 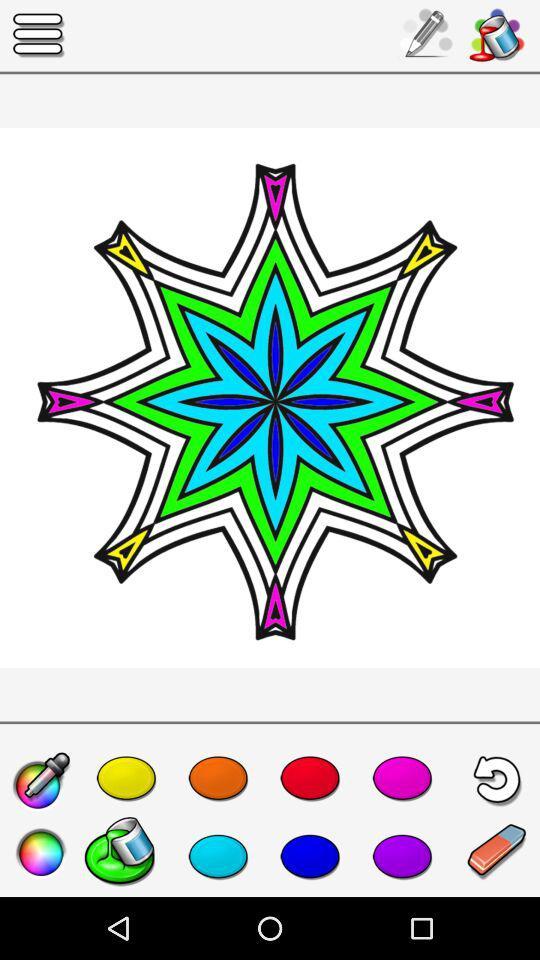 I want to click on the favorite icon, so click(x=217, y=855).